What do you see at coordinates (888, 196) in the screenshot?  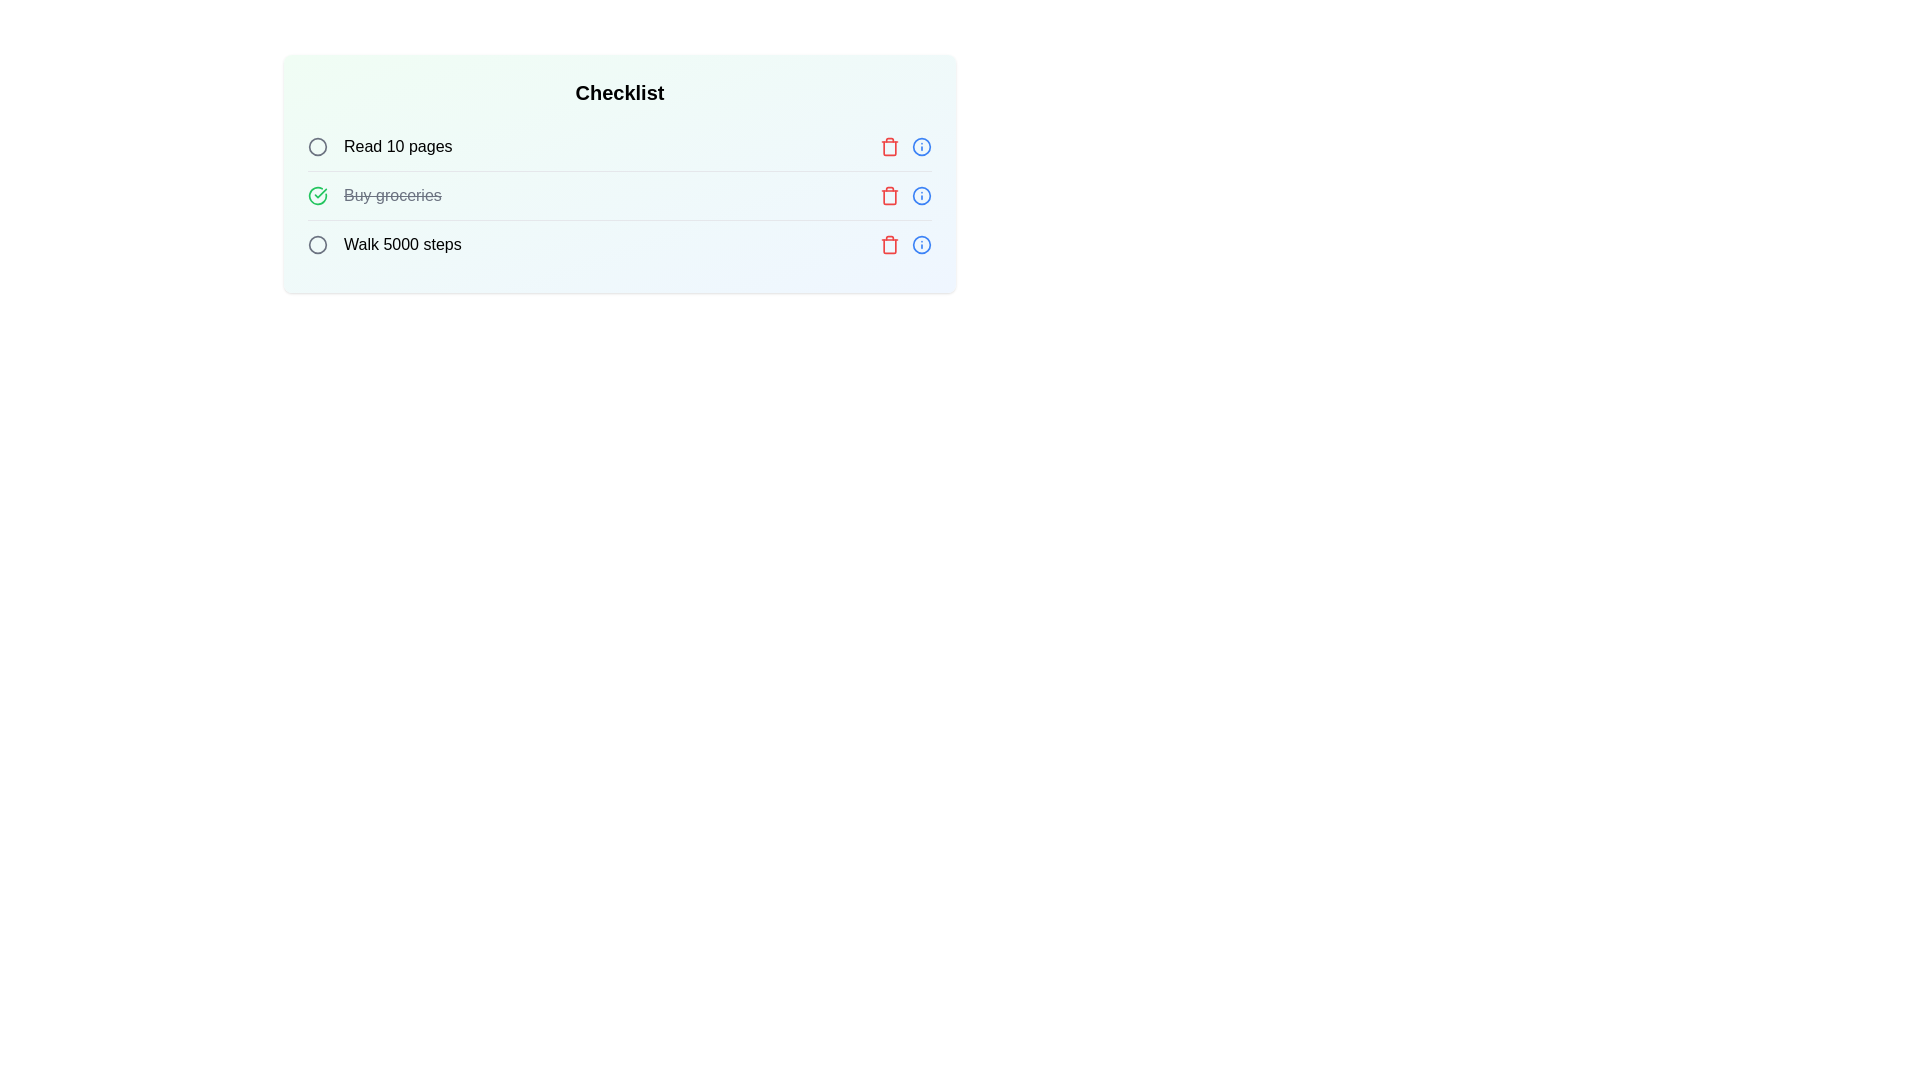 I see `remove button for the checklist item labeled 'Buy groceries'` at bounding box center [888, 196].